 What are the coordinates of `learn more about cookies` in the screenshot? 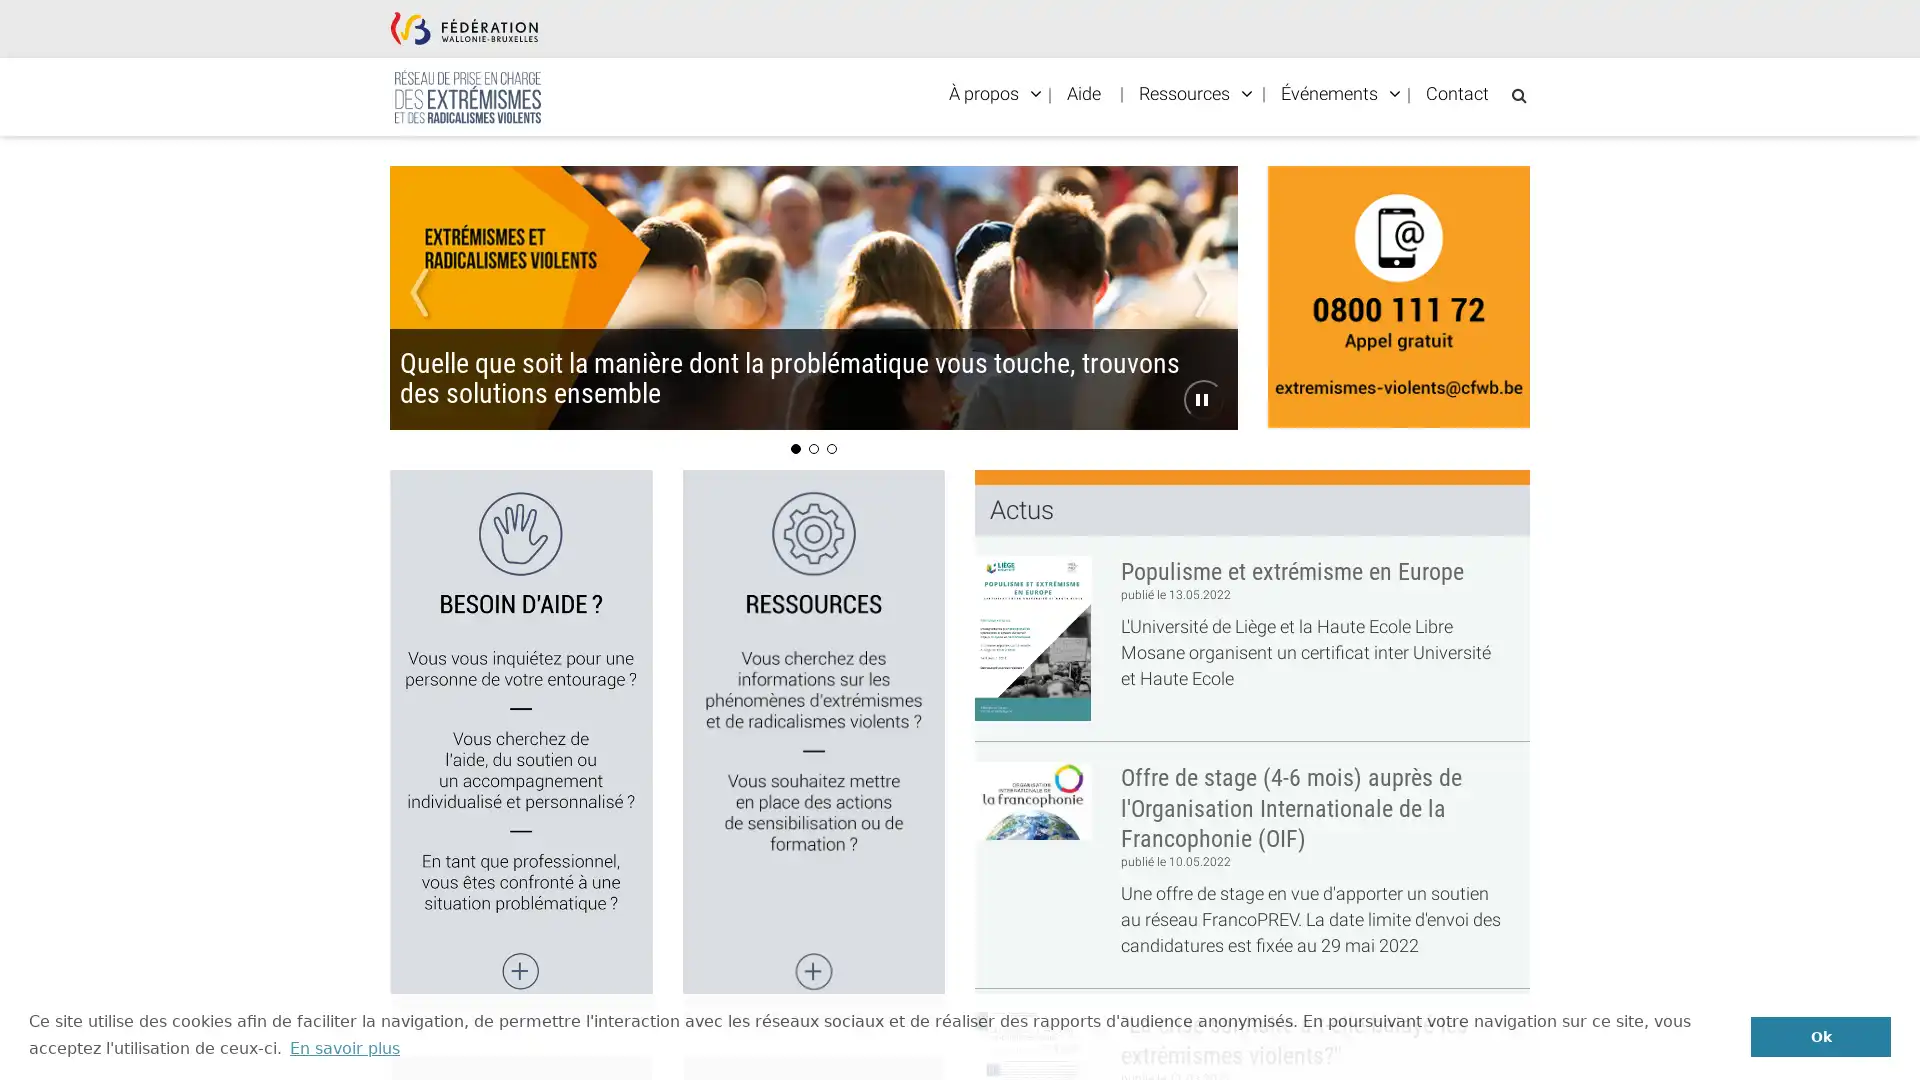 It's located at (344, 1047).